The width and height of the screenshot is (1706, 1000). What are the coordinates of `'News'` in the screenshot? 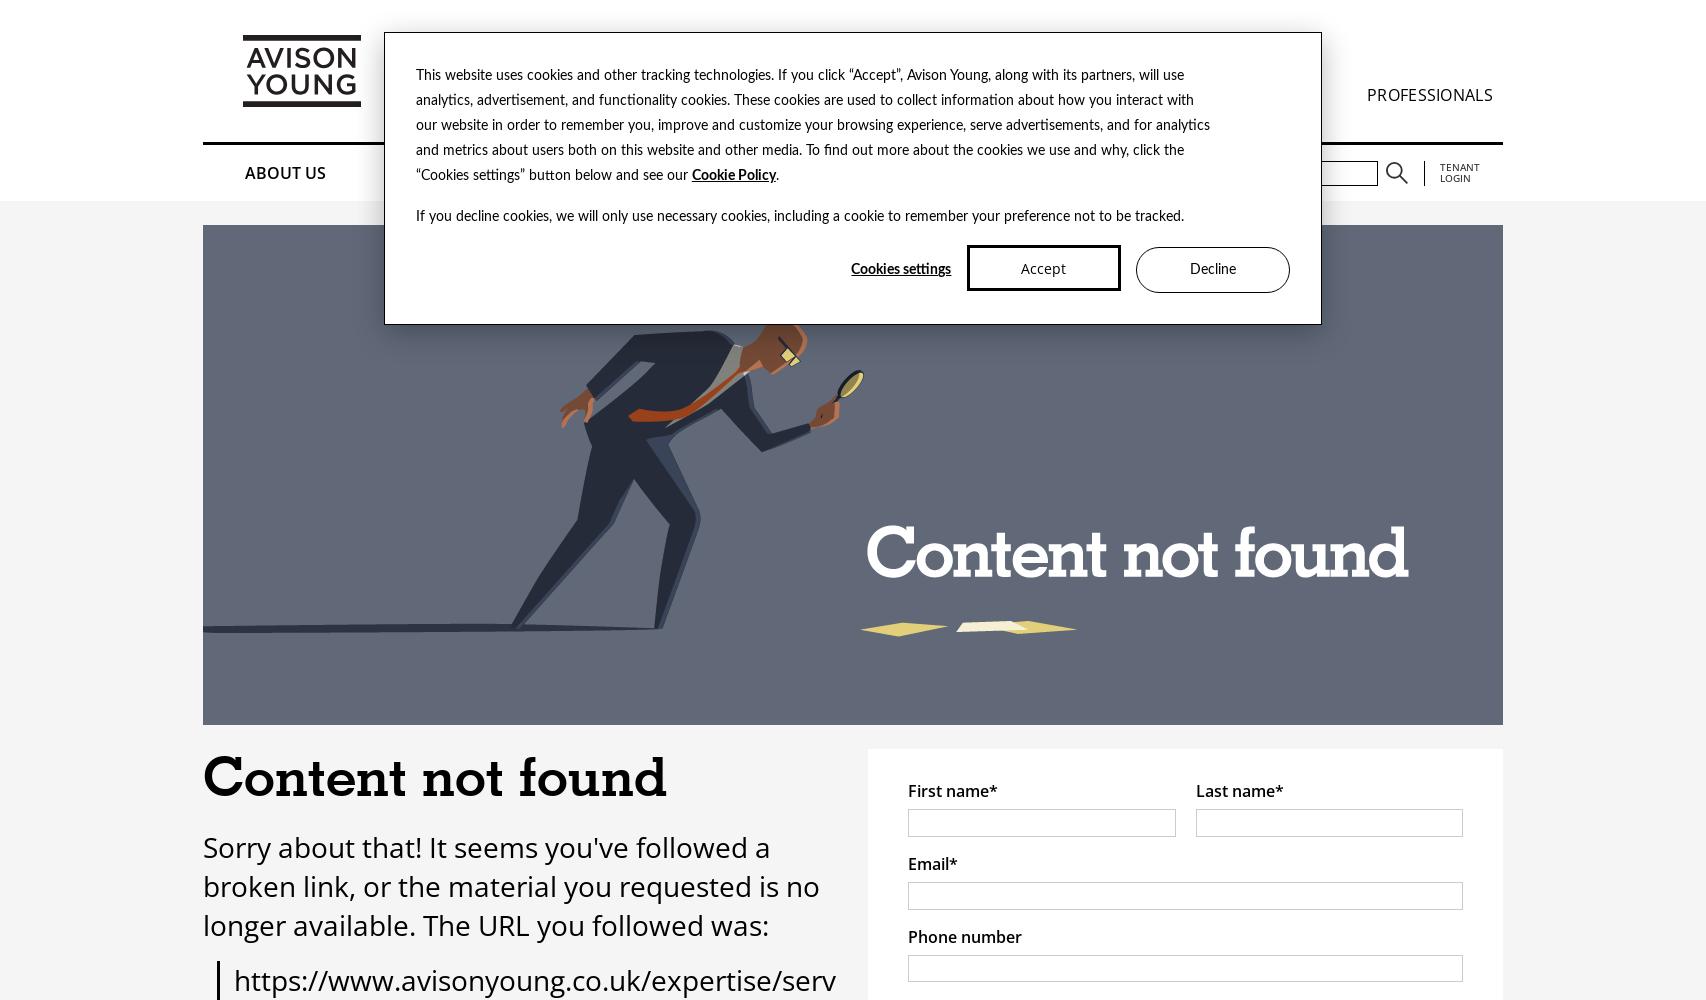 It's located at (816, 173).